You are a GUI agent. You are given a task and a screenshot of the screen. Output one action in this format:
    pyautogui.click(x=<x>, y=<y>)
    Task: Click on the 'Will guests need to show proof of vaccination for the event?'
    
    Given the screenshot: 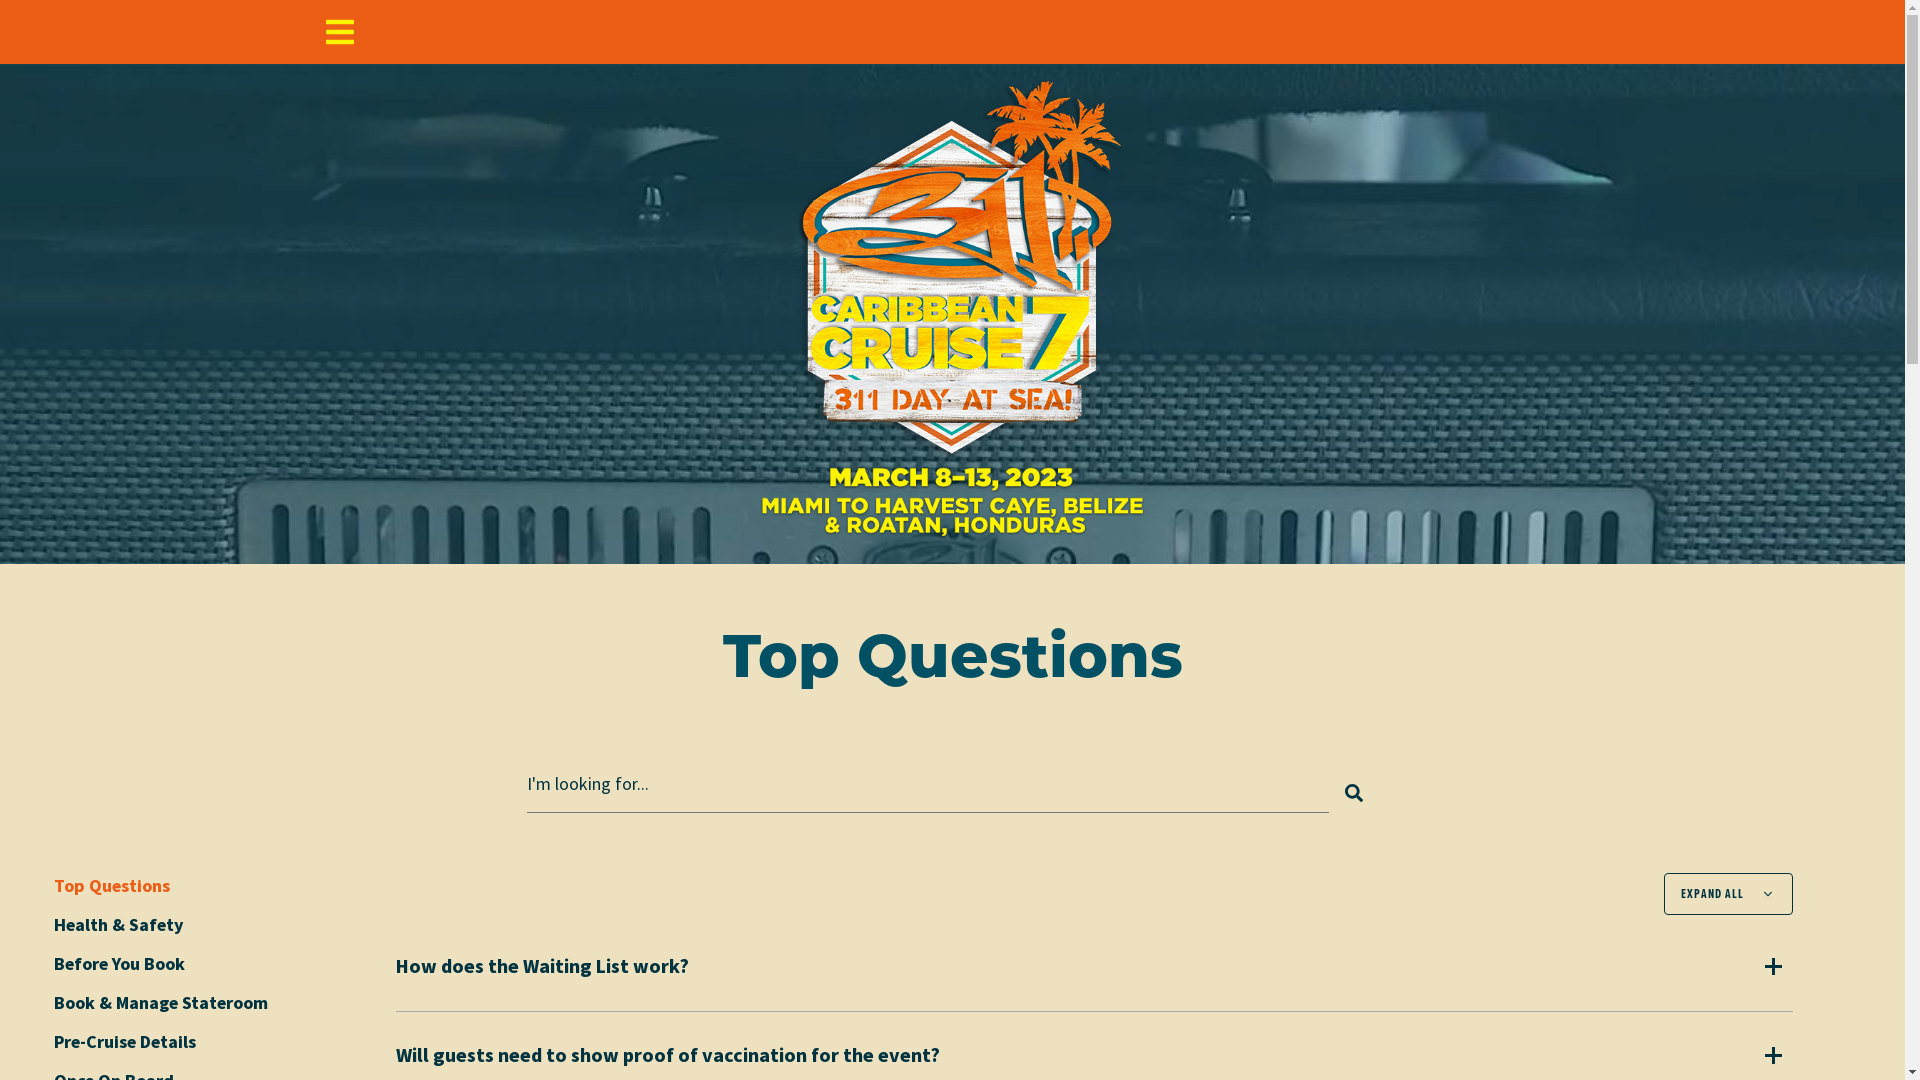 What is the action you would take?
    pyautogui.click(x=667, y=1055)
    